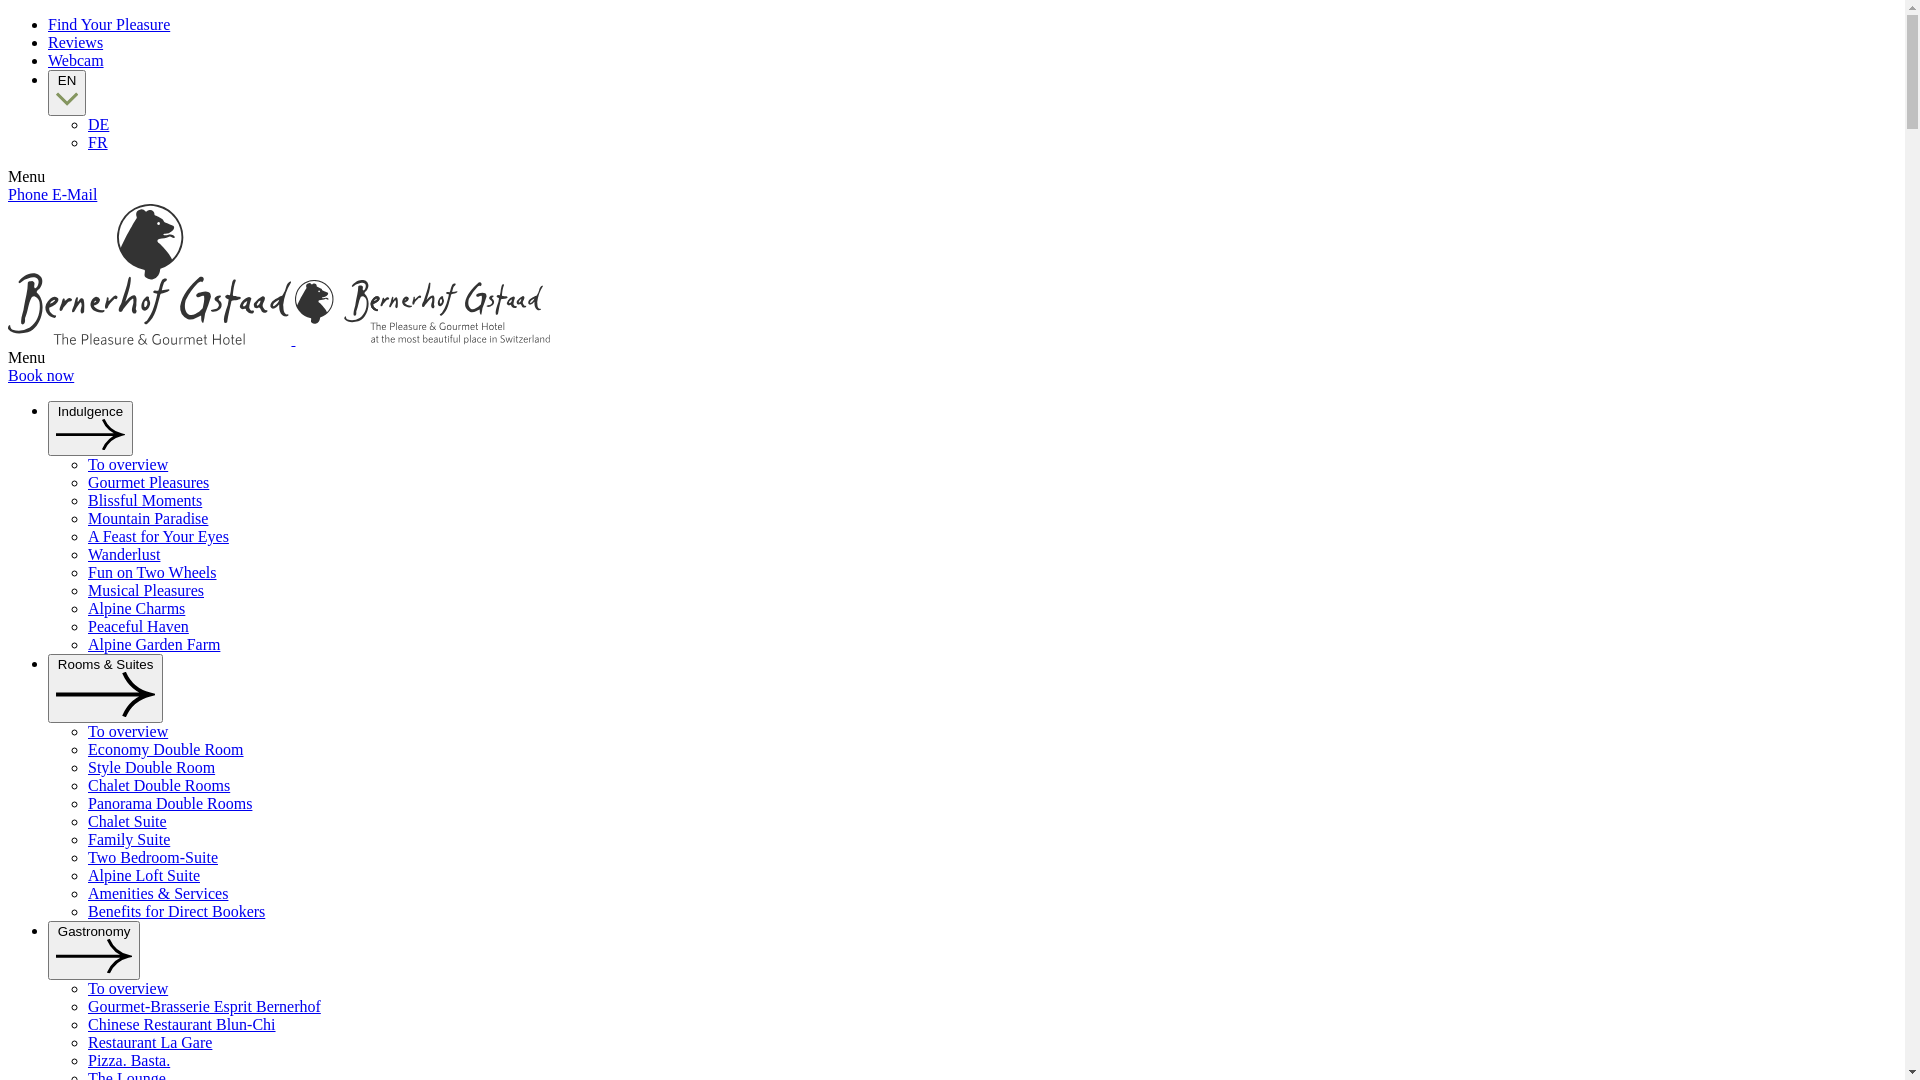 The width and height of the screenshot is (1920, 1080). I want to click on 'EN', so click(67, 92).